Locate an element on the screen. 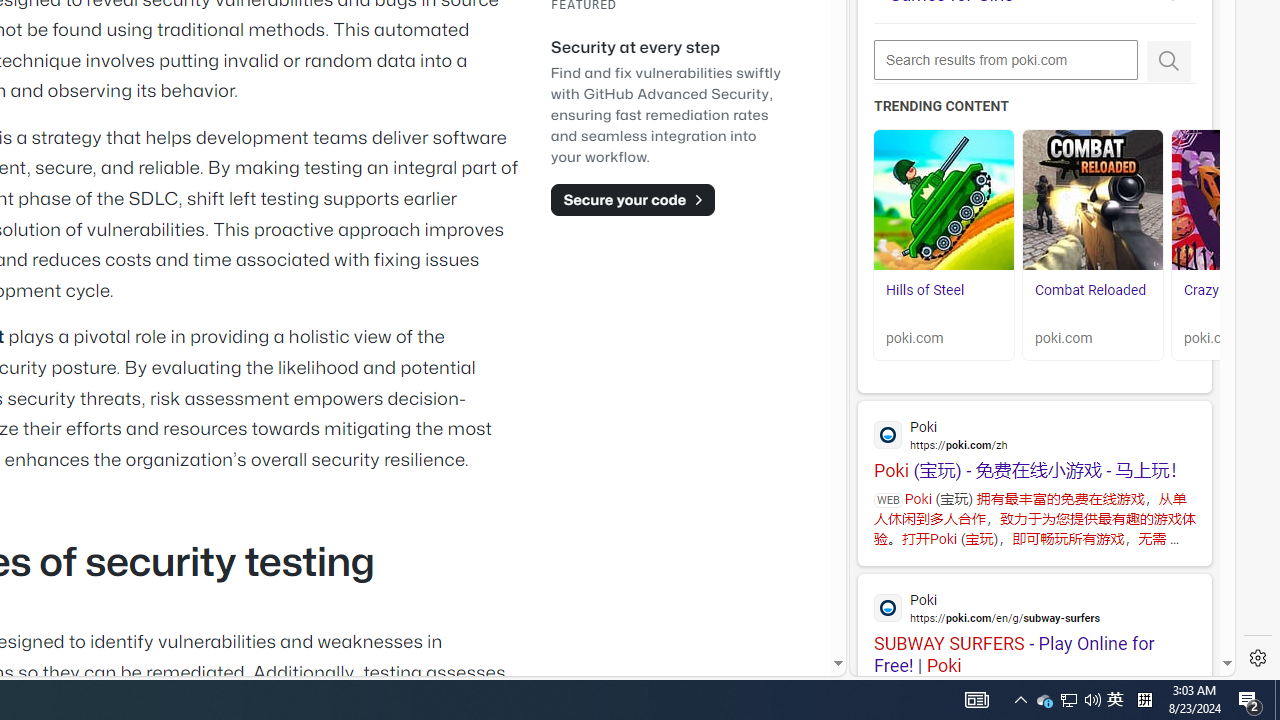  'Combat Reloaded Combat Reloaded poki.com' is located at coordinates (1092, 244).